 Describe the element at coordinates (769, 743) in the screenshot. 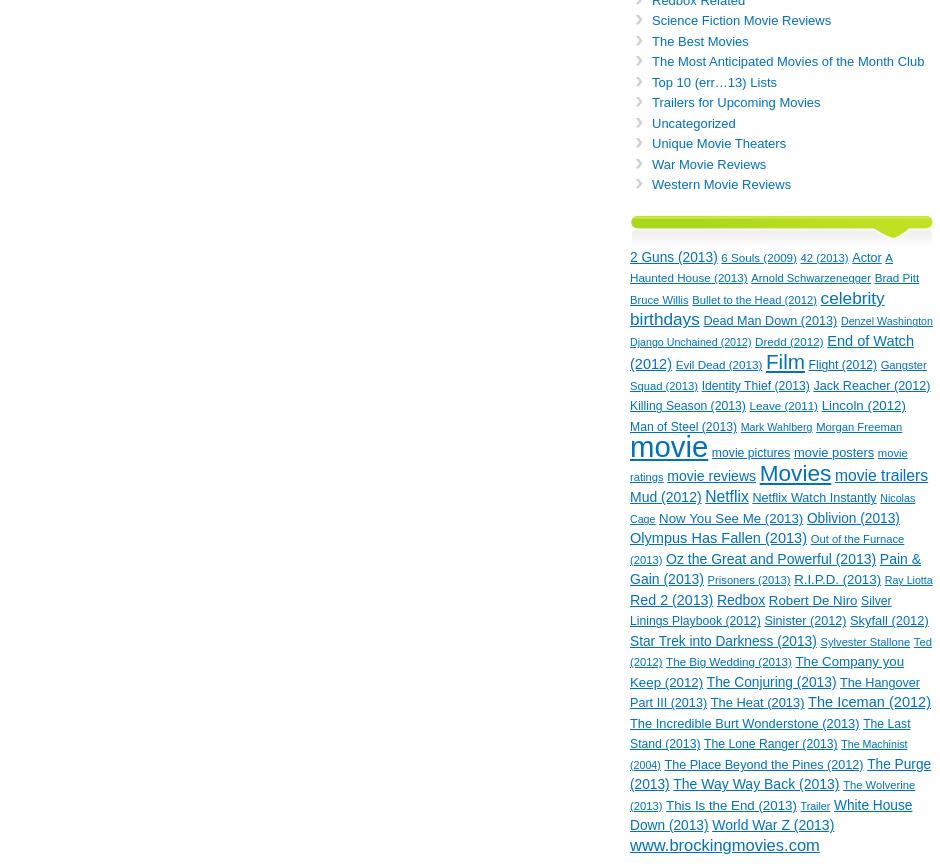

I see `'The Lone Ranger (2013)'` at that location.